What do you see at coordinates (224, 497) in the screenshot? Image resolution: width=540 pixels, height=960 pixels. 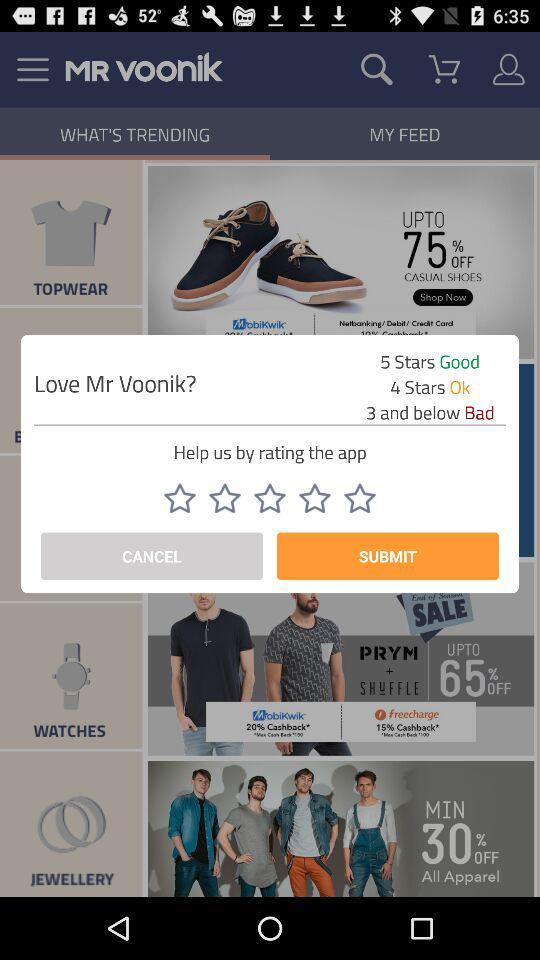 I see `two star rating` at bounding box center [224, 497].